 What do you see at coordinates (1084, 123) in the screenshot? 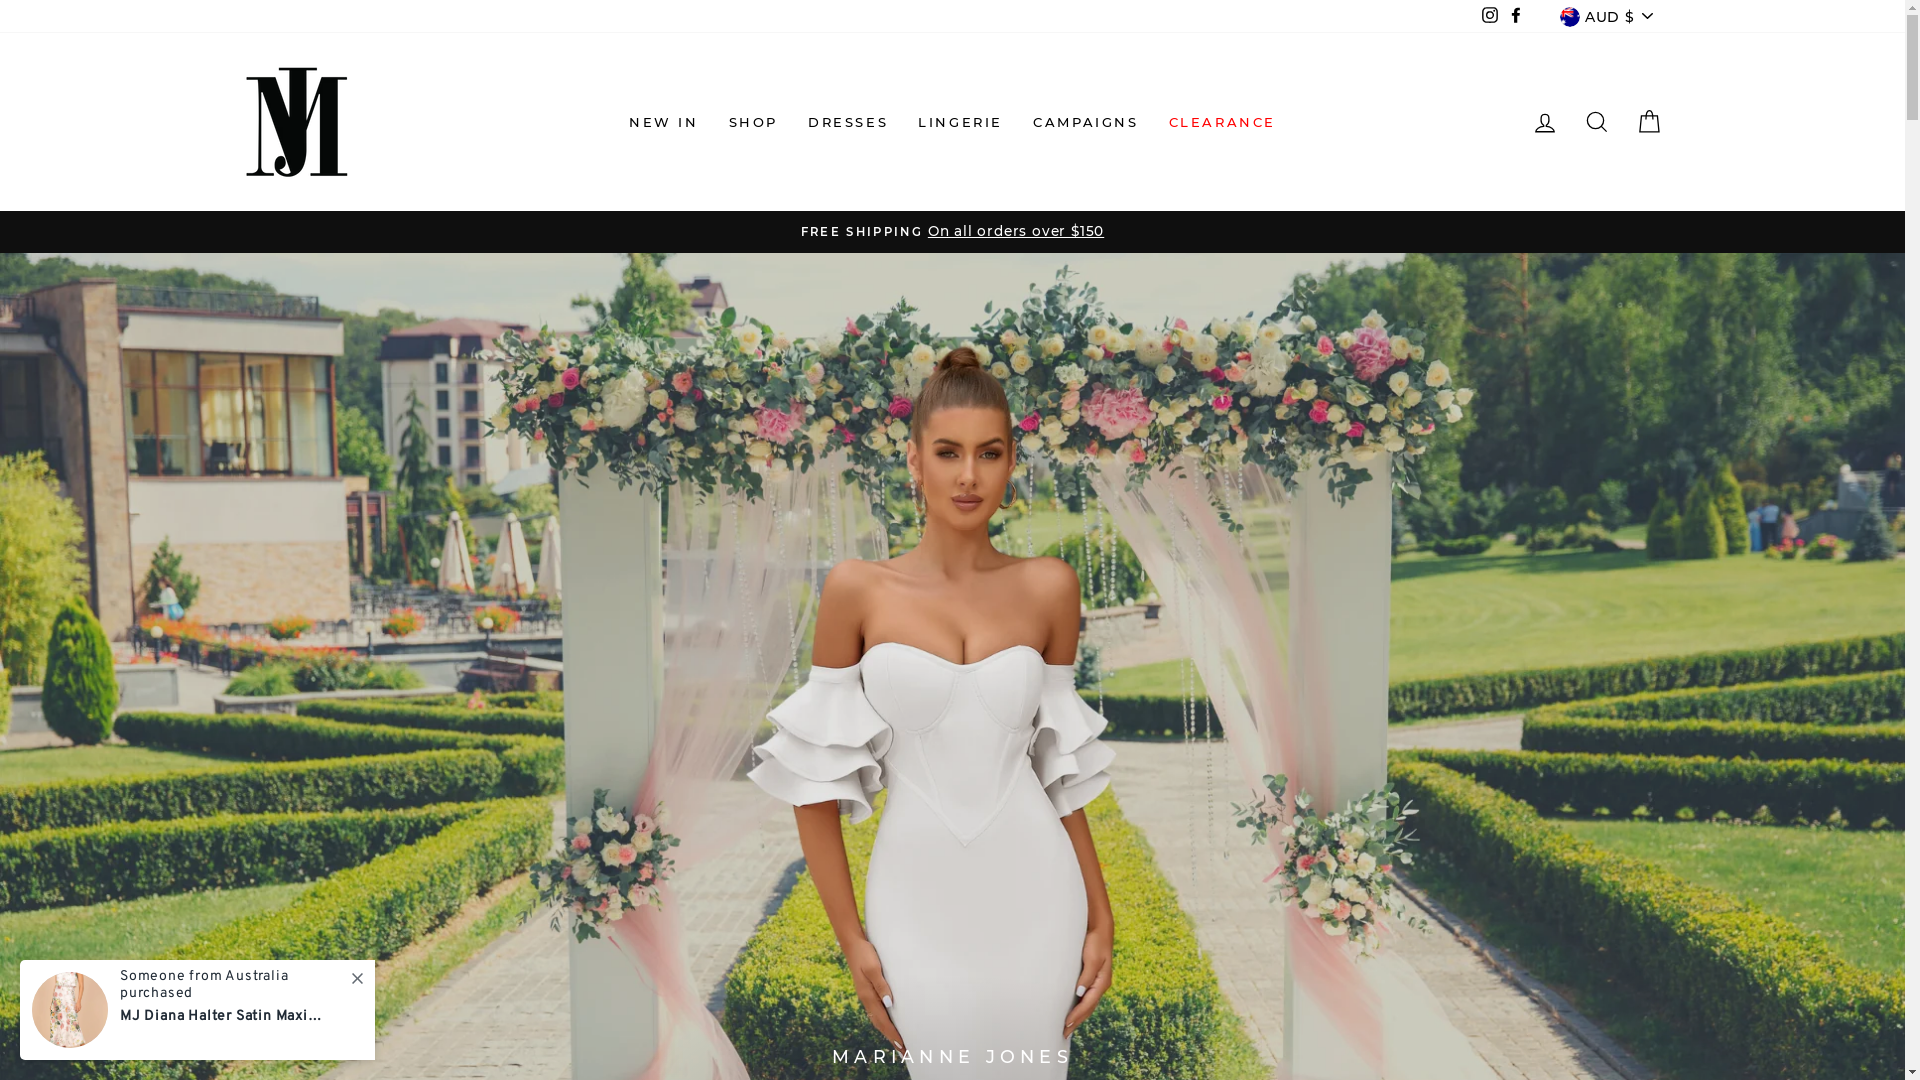
I see `'CAMPAIGNS'` at bounding box center [1084, 123].